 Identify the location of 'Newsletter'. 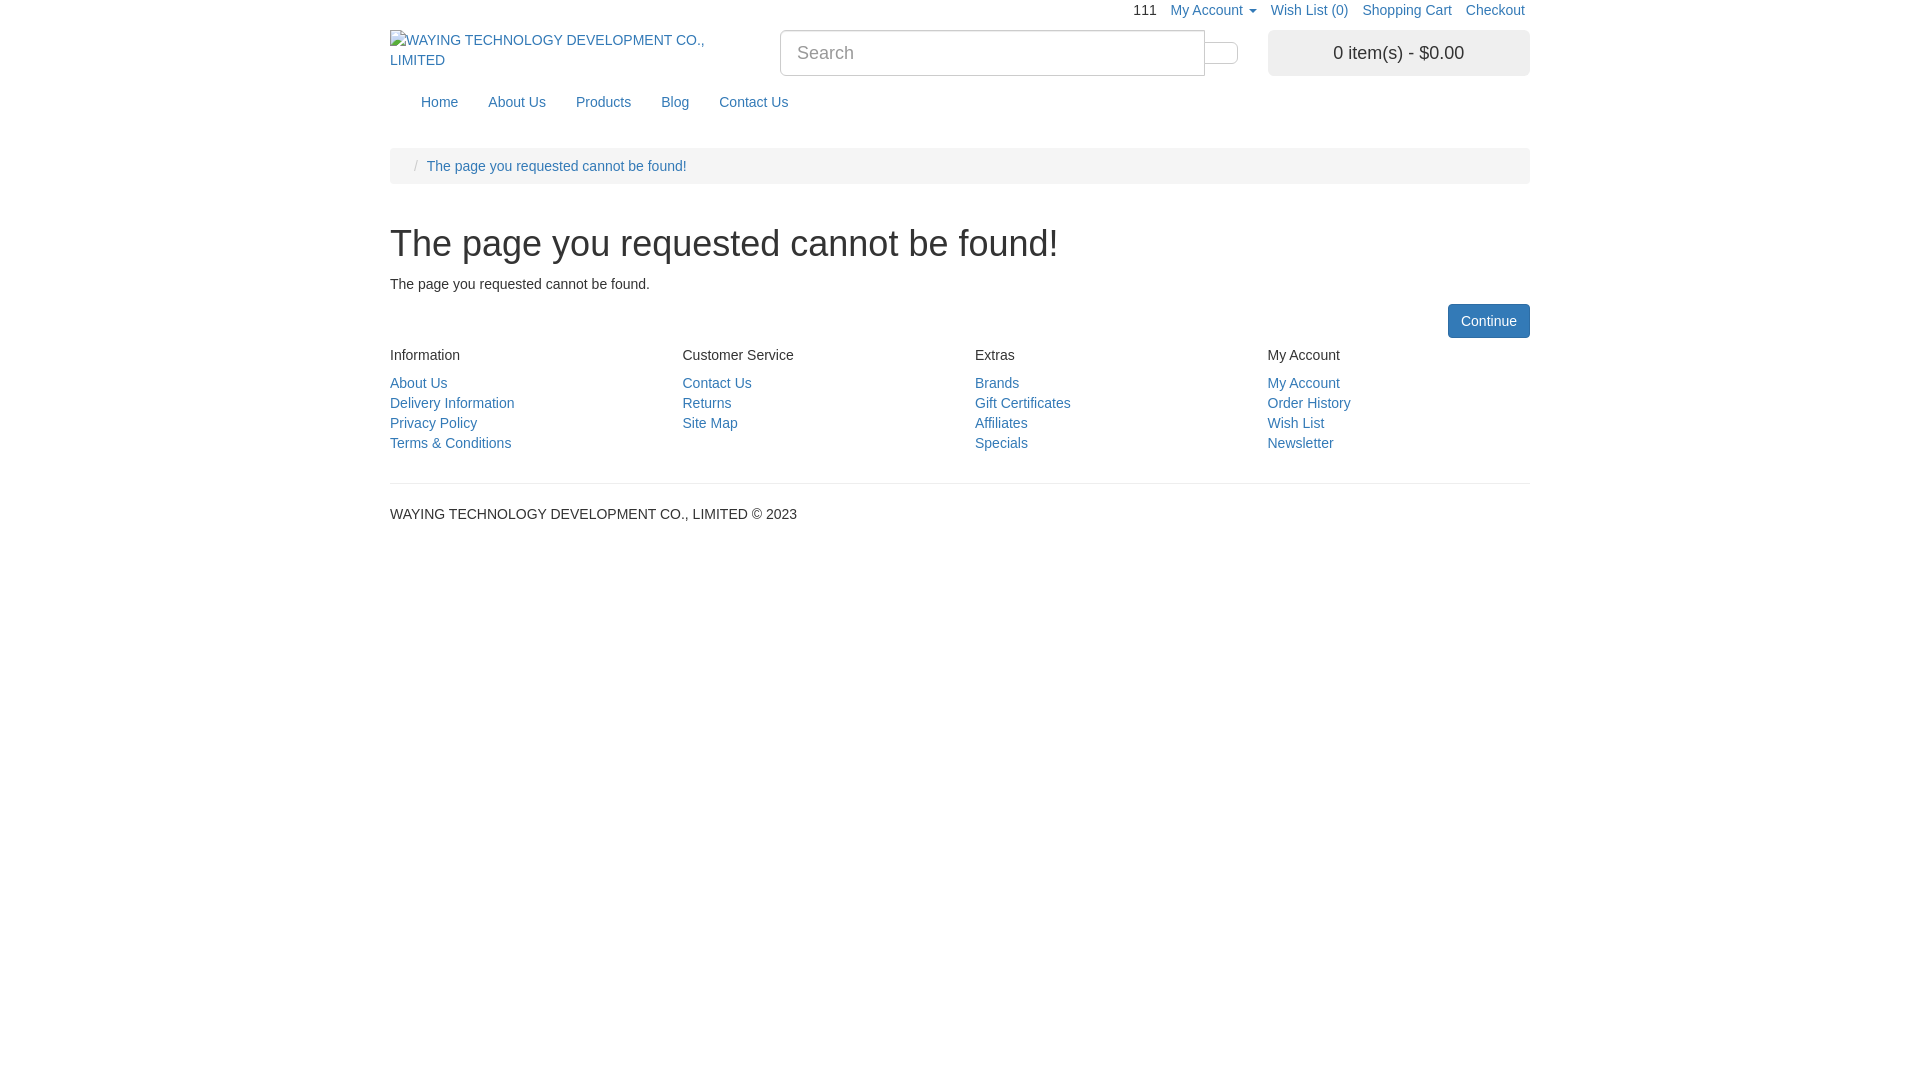
(1300, 442).